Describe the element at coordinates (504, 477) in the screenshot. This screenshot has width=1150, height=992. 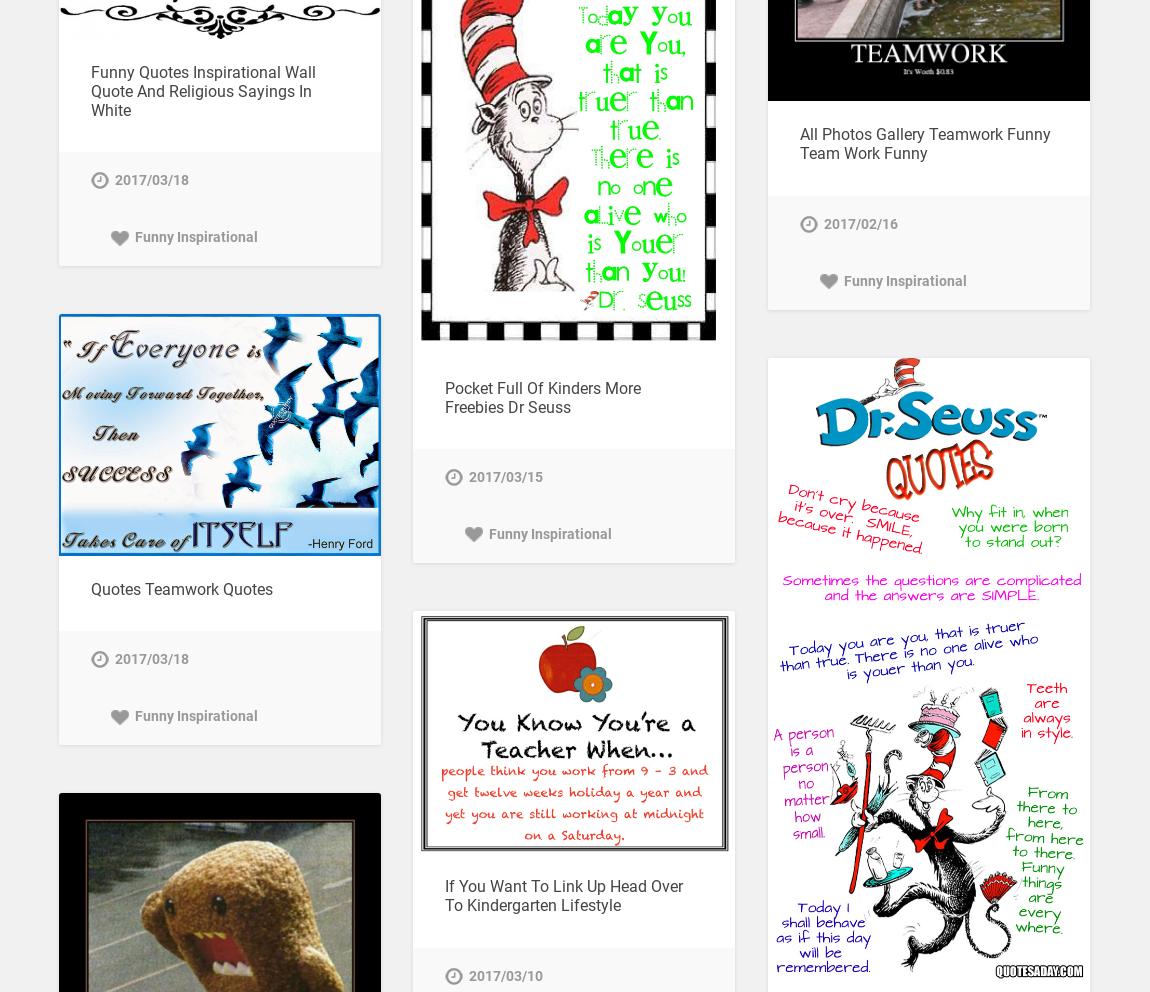
I see `'2017/03/15'` at that location.